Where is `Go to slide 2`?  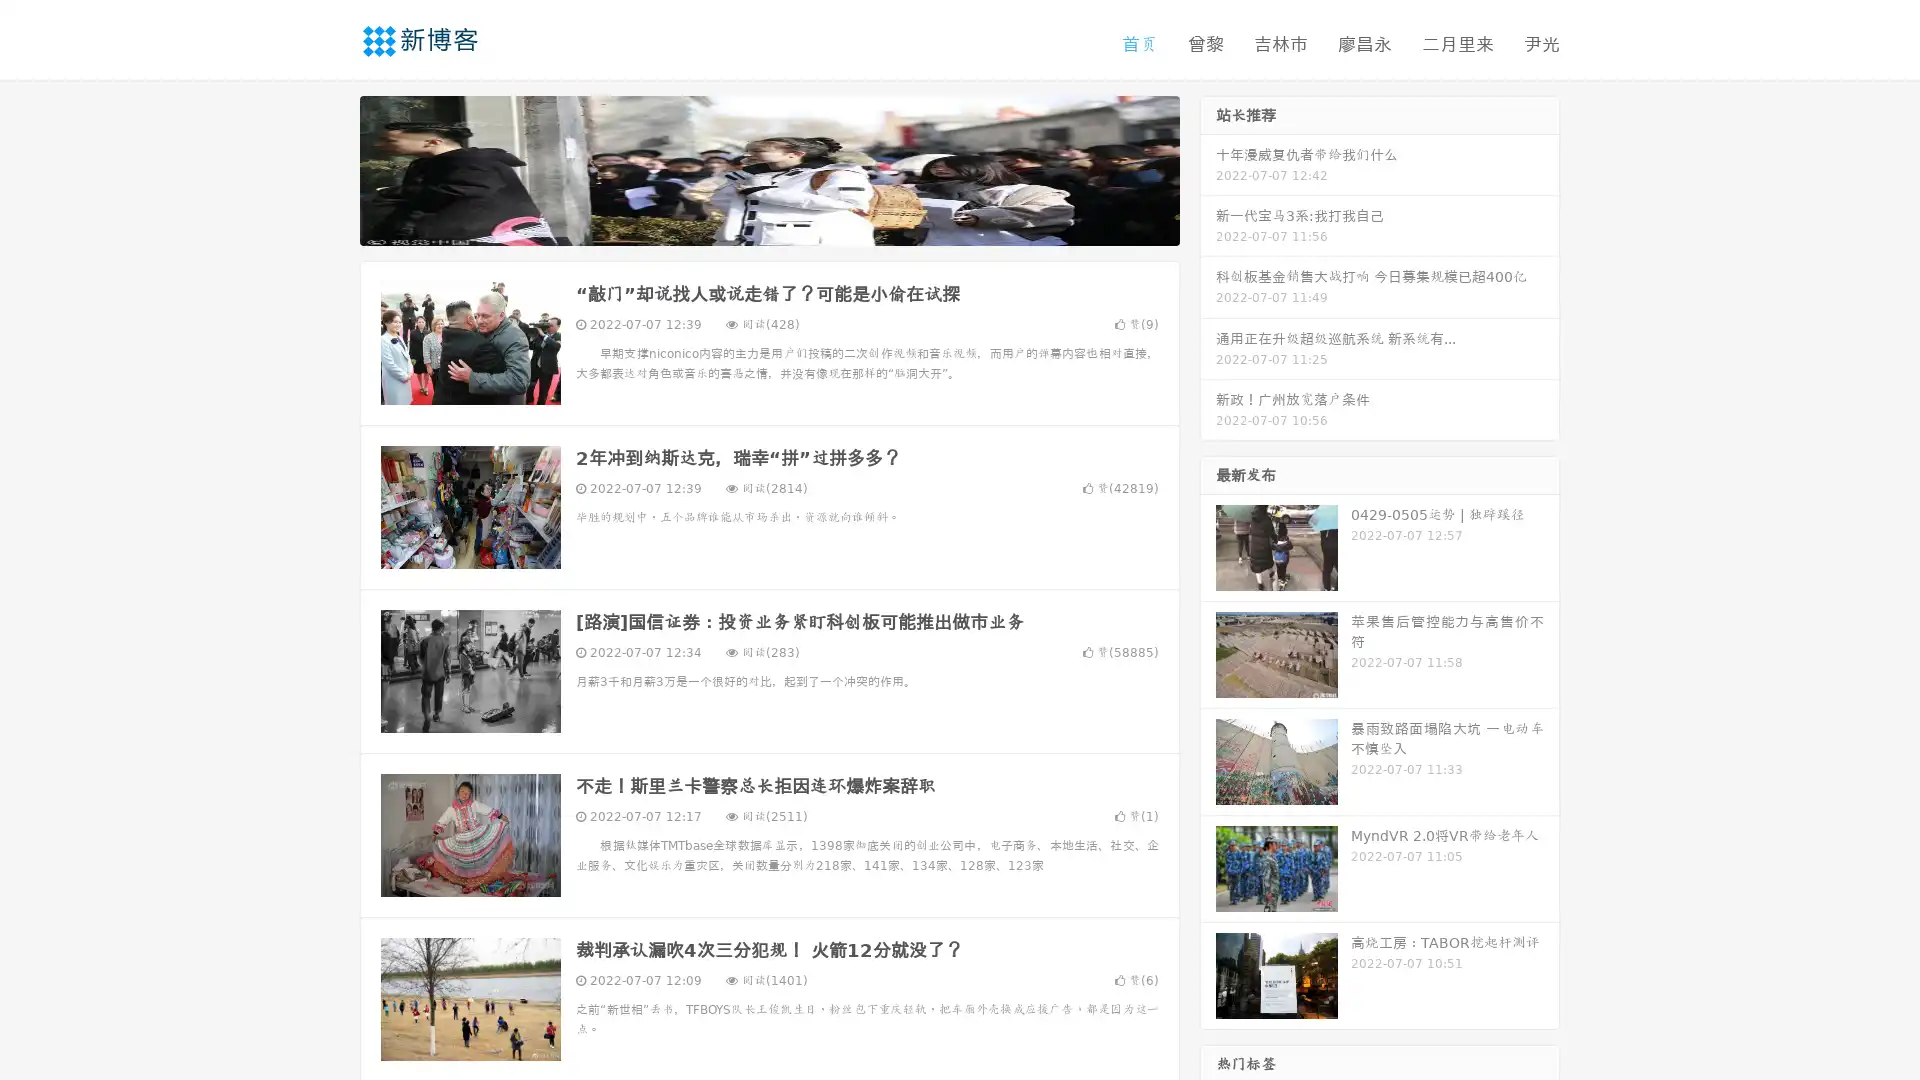 Go to slide 2 is located at coordinates (768, 225).